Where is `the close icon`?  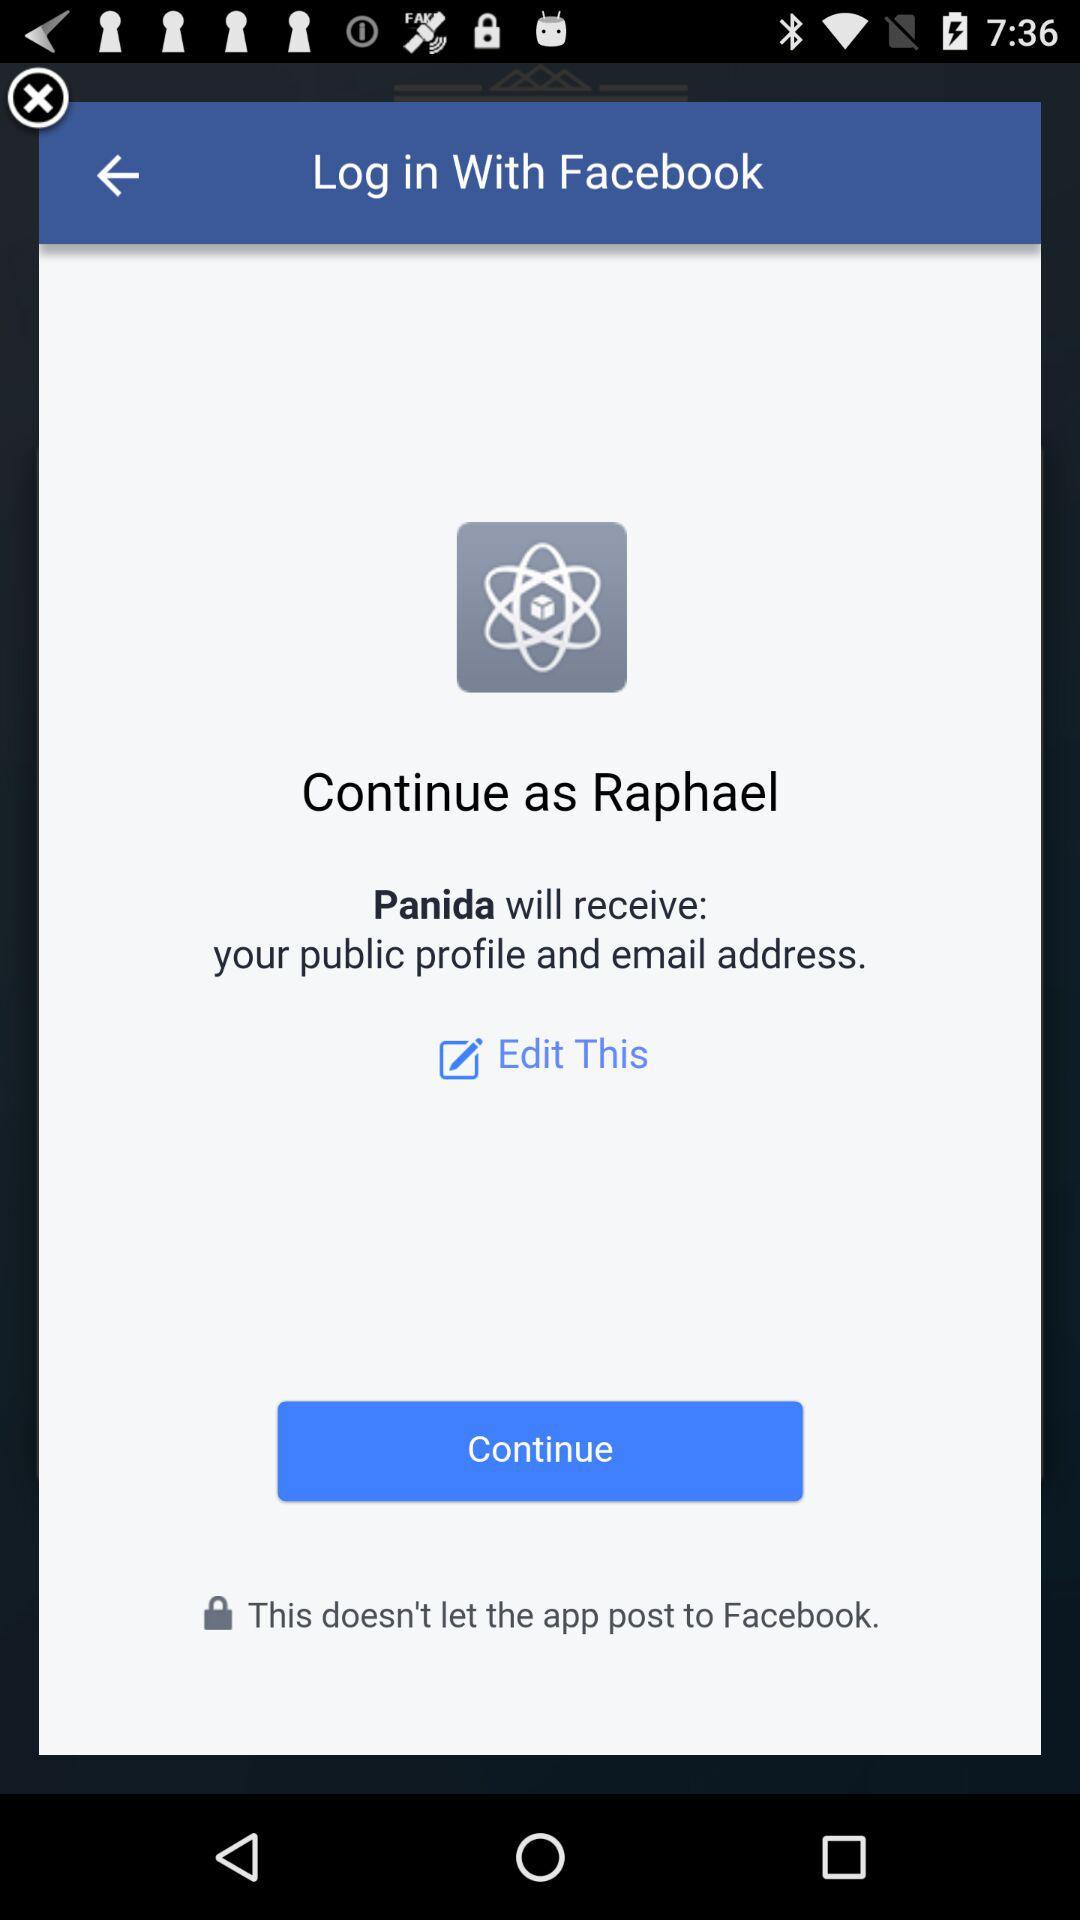 the close icon is located at coordinates (38, 107).